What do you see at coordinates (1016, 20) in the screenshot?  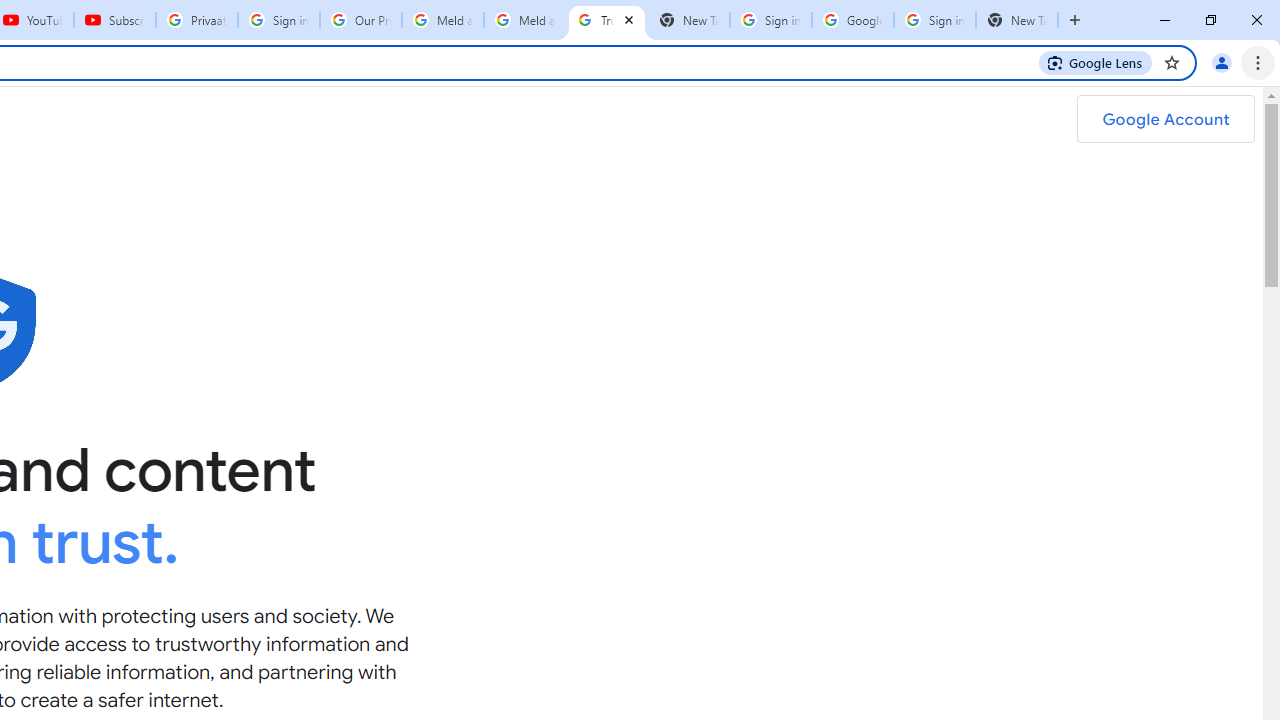 I see `'New Tab'` at bounding box center [1016, 20].